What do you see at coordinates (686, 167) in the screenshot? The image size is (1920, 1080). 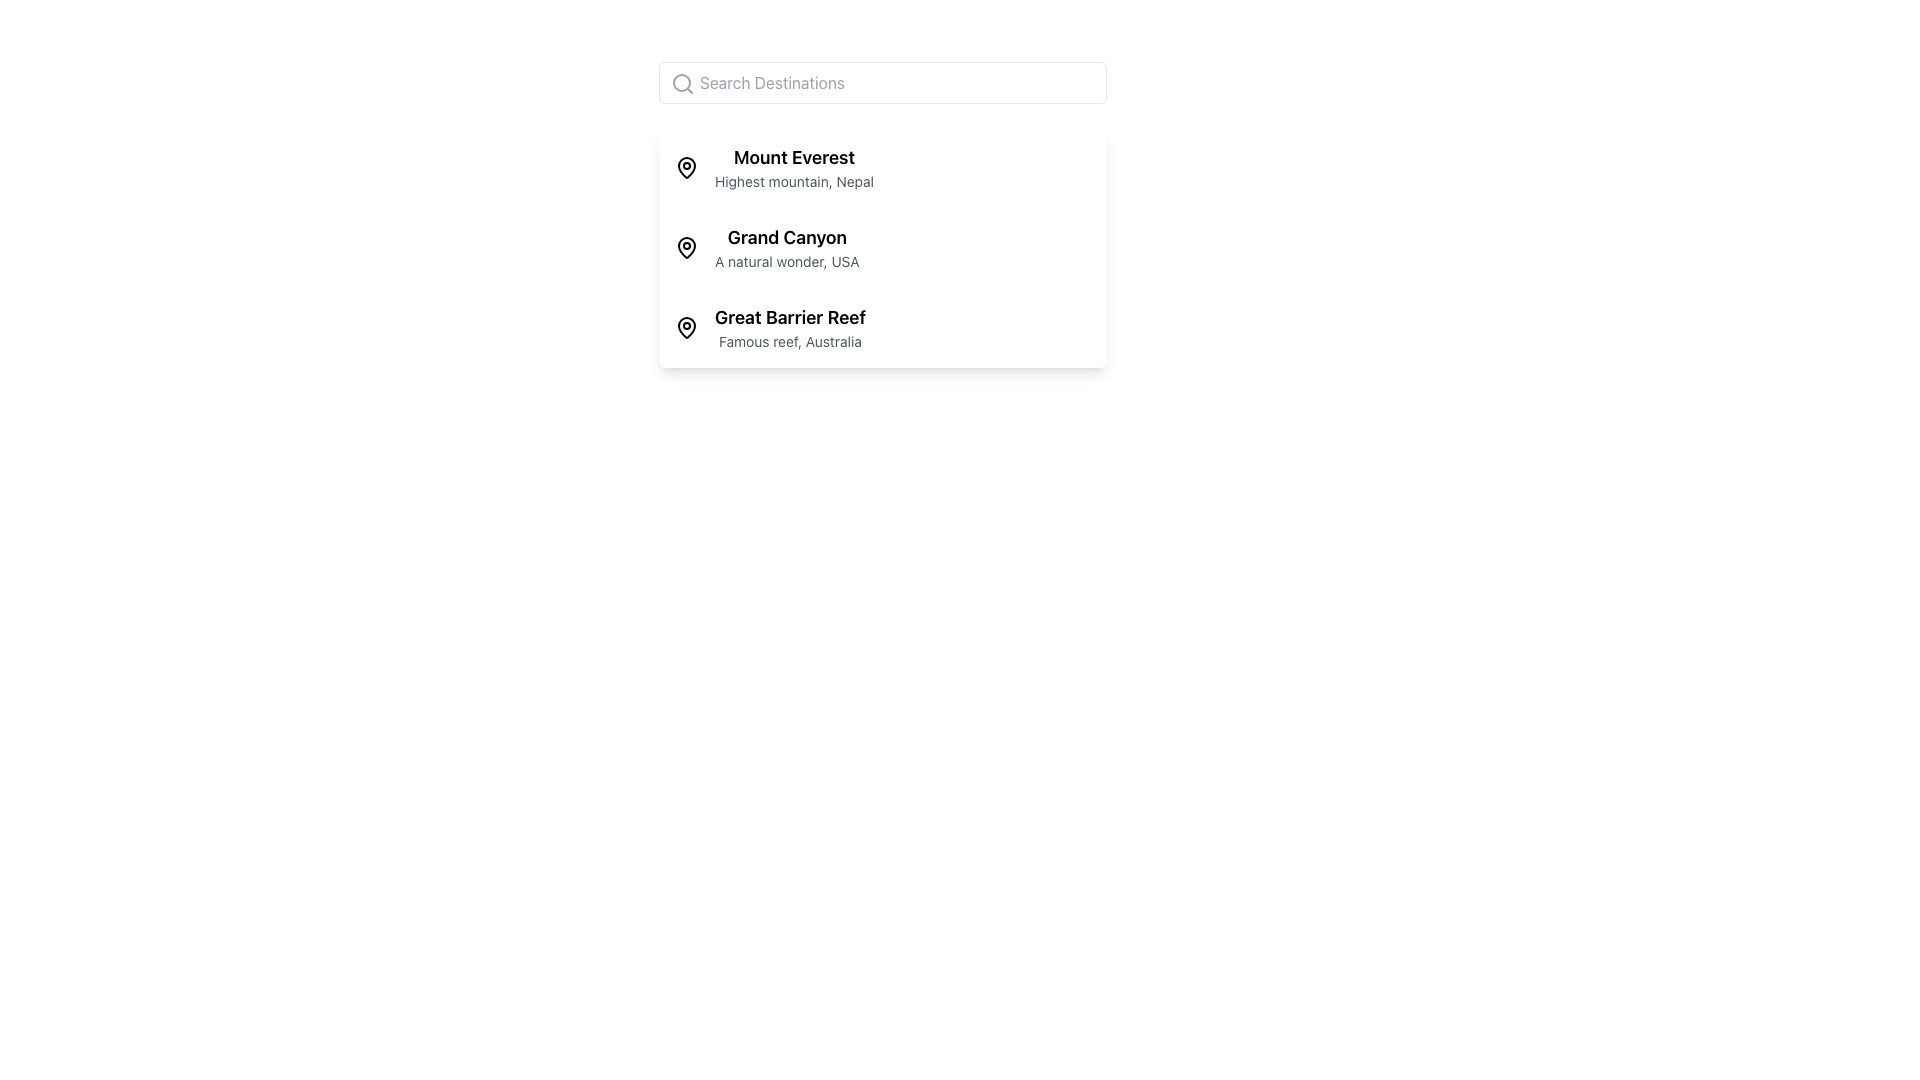 I see `the small black pin icon located to the left of the text 'Mount Everest', which is bolded, in the first entry of the vertical list of destinations` at bounding box center [686, 167].